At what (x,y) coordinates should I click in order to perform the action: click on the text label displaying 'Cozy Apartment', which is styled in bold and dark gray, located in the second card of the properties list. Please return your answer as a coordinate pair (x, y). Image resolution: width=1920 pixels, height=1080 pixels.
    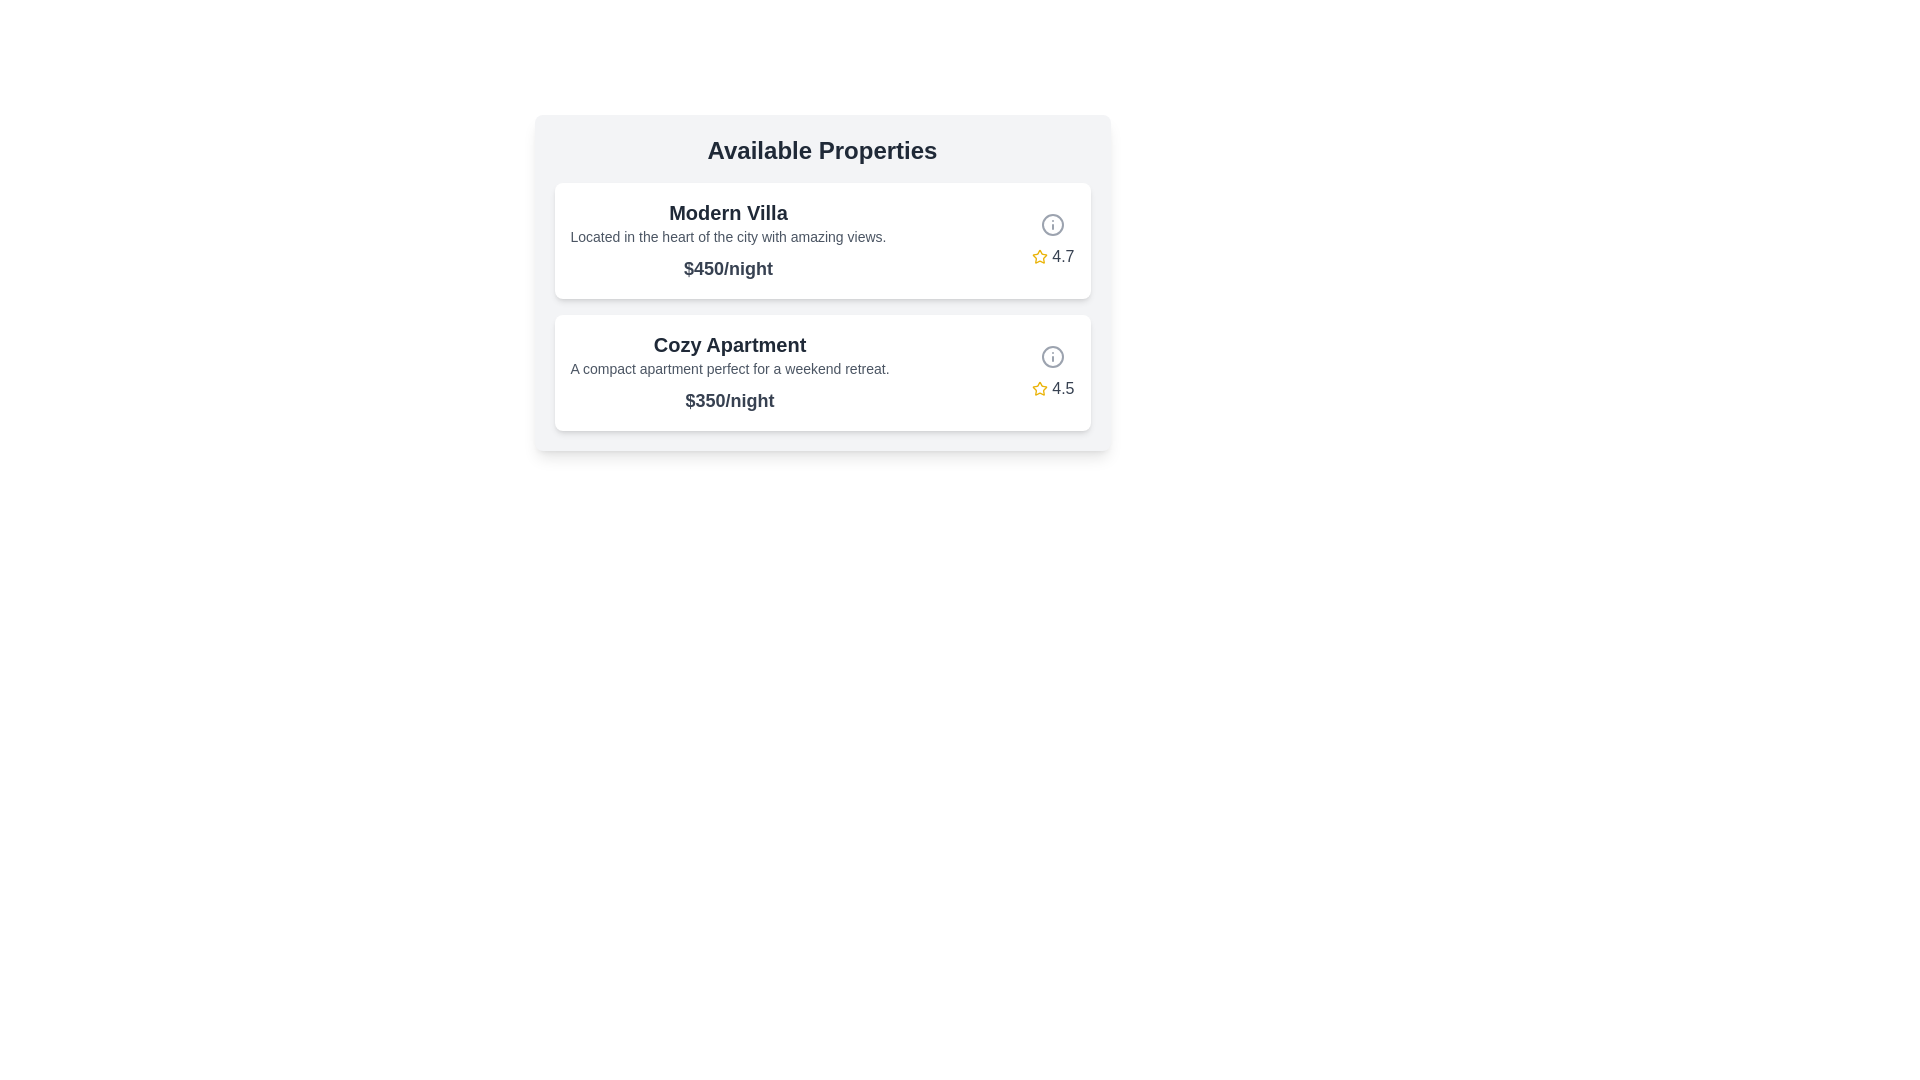
    Looking at the image, I should click on (728, 343).